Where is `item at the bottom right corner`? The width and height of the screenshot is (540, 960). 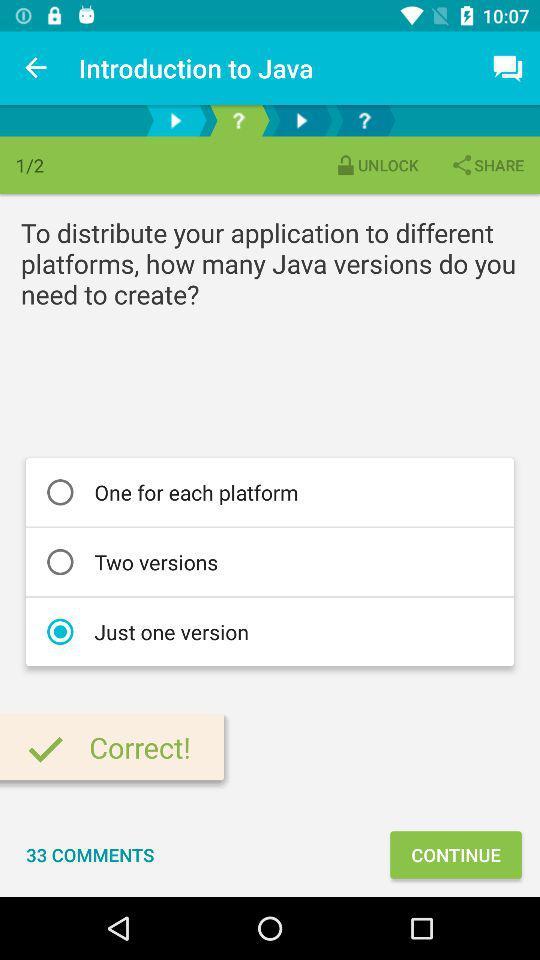 item at the bottom right corner is located at coordinates (455, 853).